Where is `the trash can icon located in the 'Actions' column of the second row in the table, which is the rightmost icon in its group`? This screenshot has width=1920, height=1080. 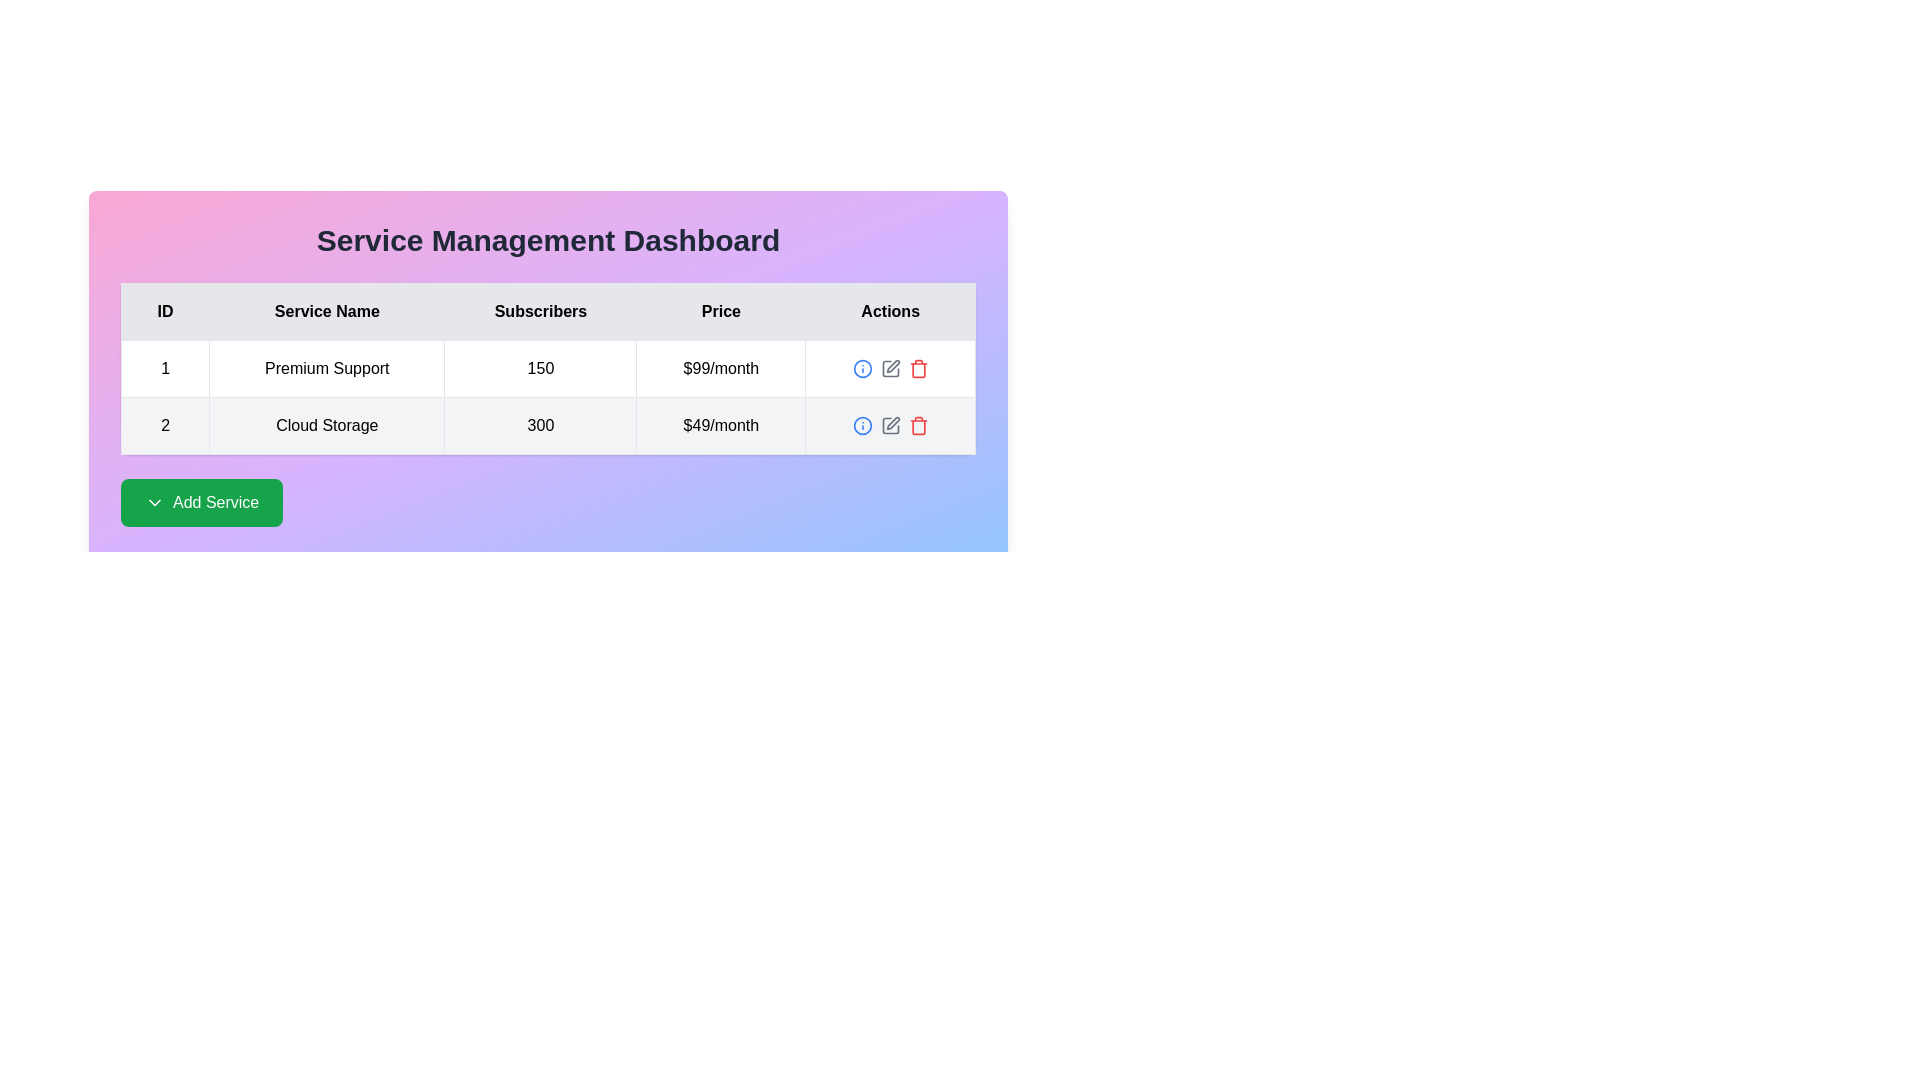
the trash can icon located in the 'Actions' column of the second row in the table, which is the rightmost icon in its group is located at coordinates (917, 370).